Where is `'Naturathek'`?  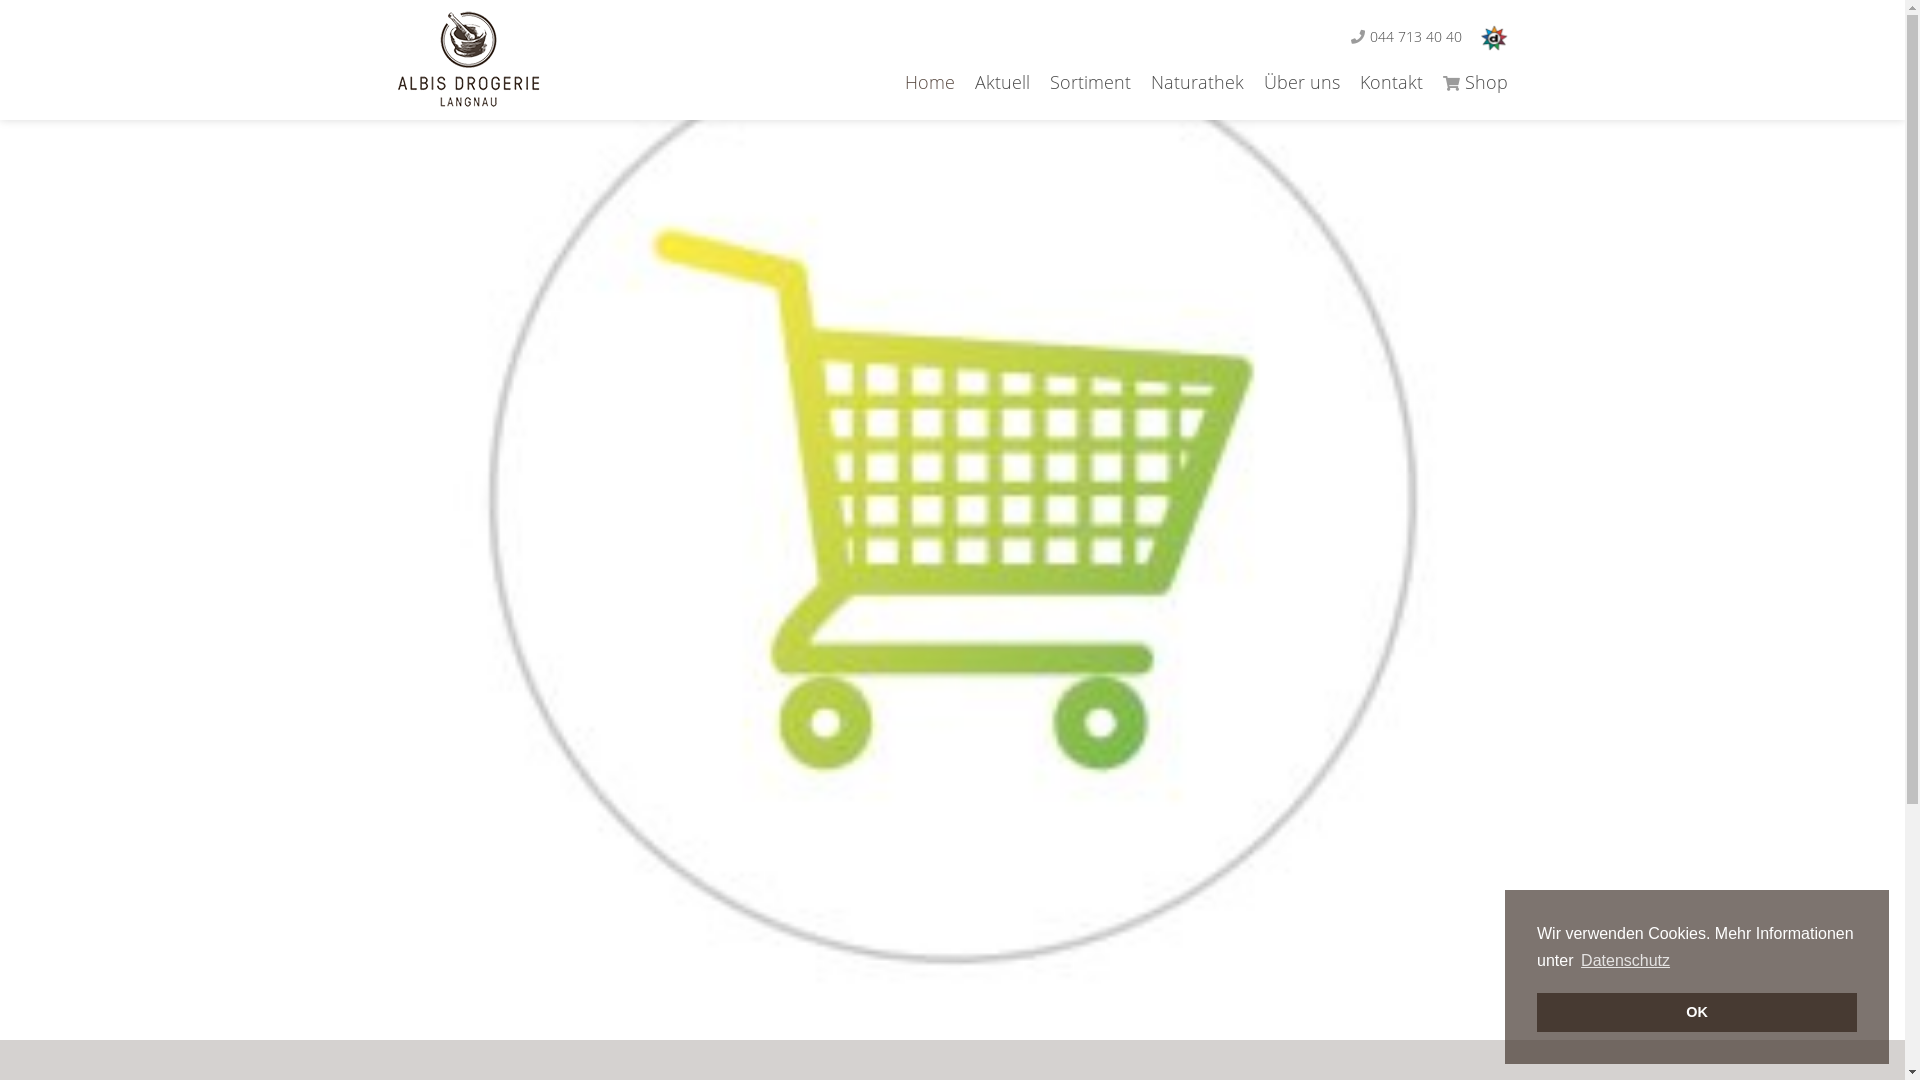
'Naturathek' is located at coordinates (1186, 81).